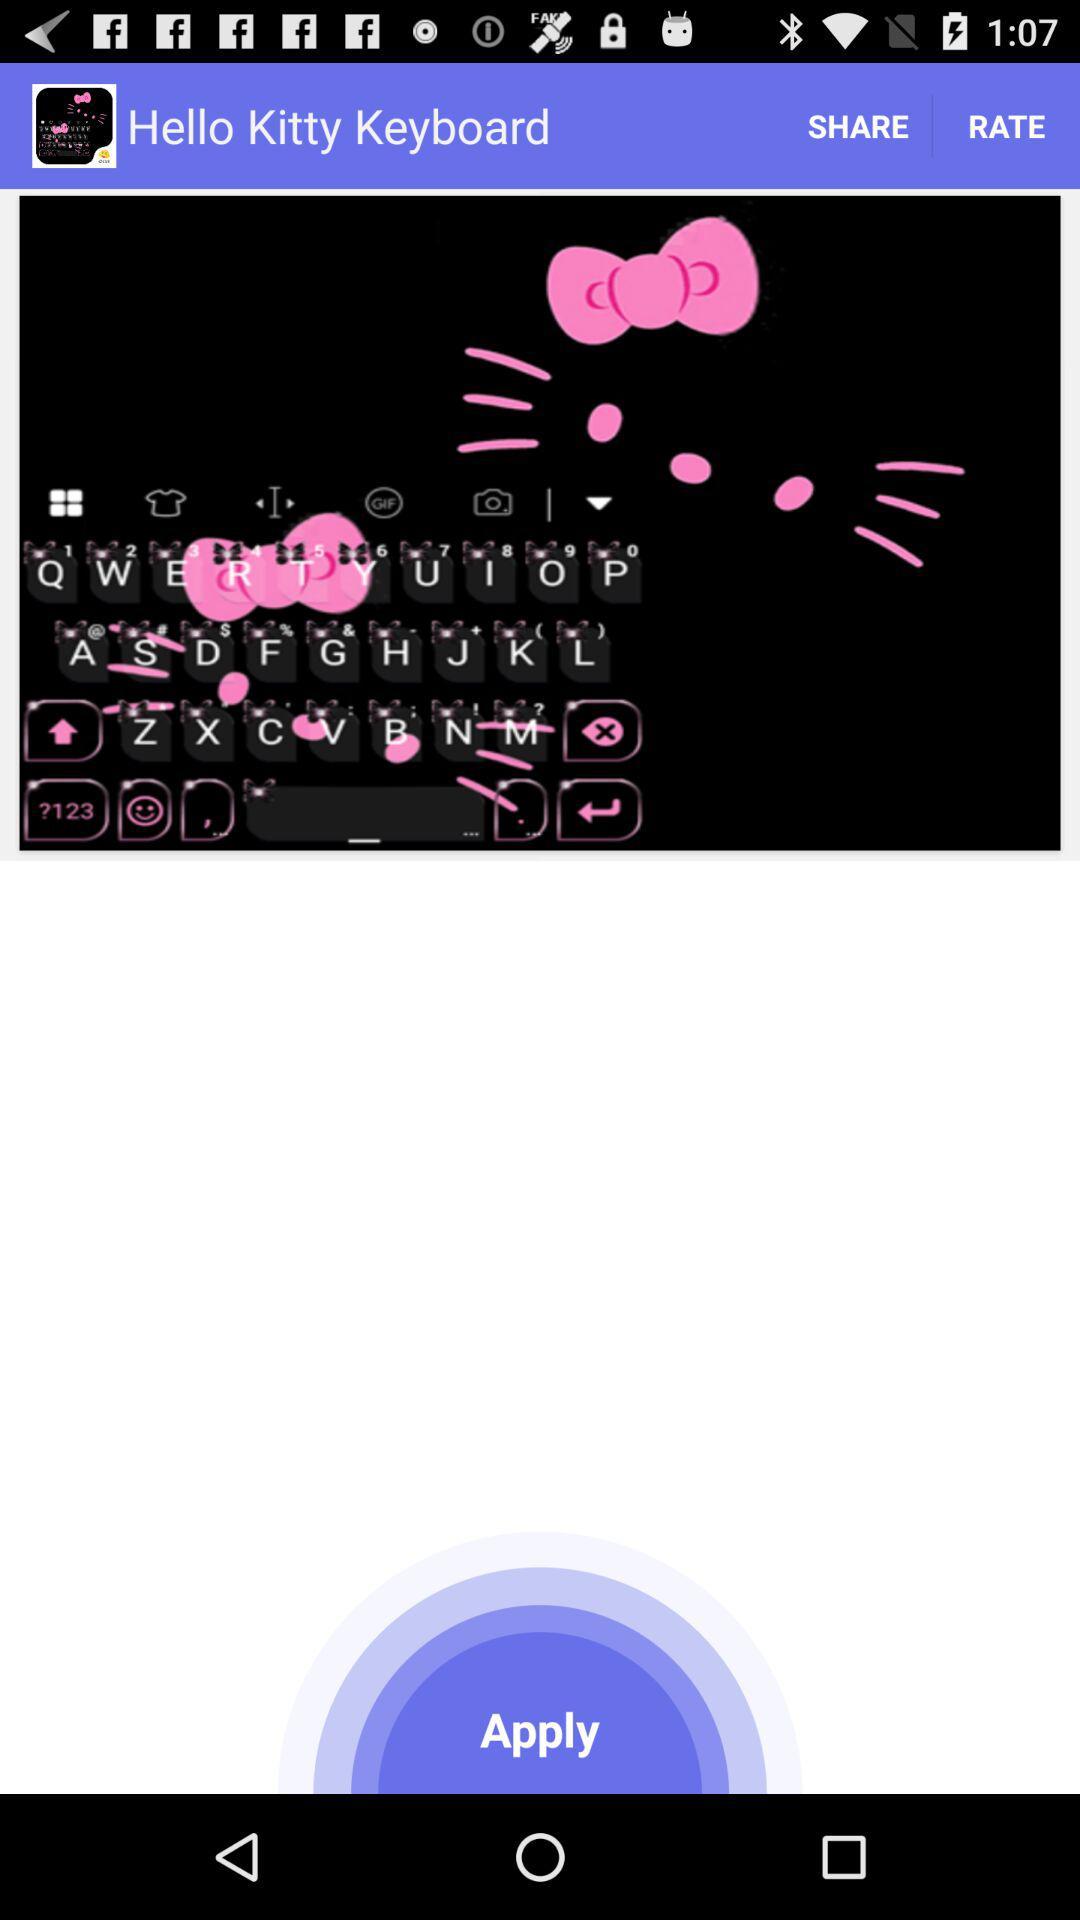 Image resolution: width=1080 pixels, height=1920 pixels. Describe the element at coordinates (856, 124) in the screenshot. I see `share icon` at that location.